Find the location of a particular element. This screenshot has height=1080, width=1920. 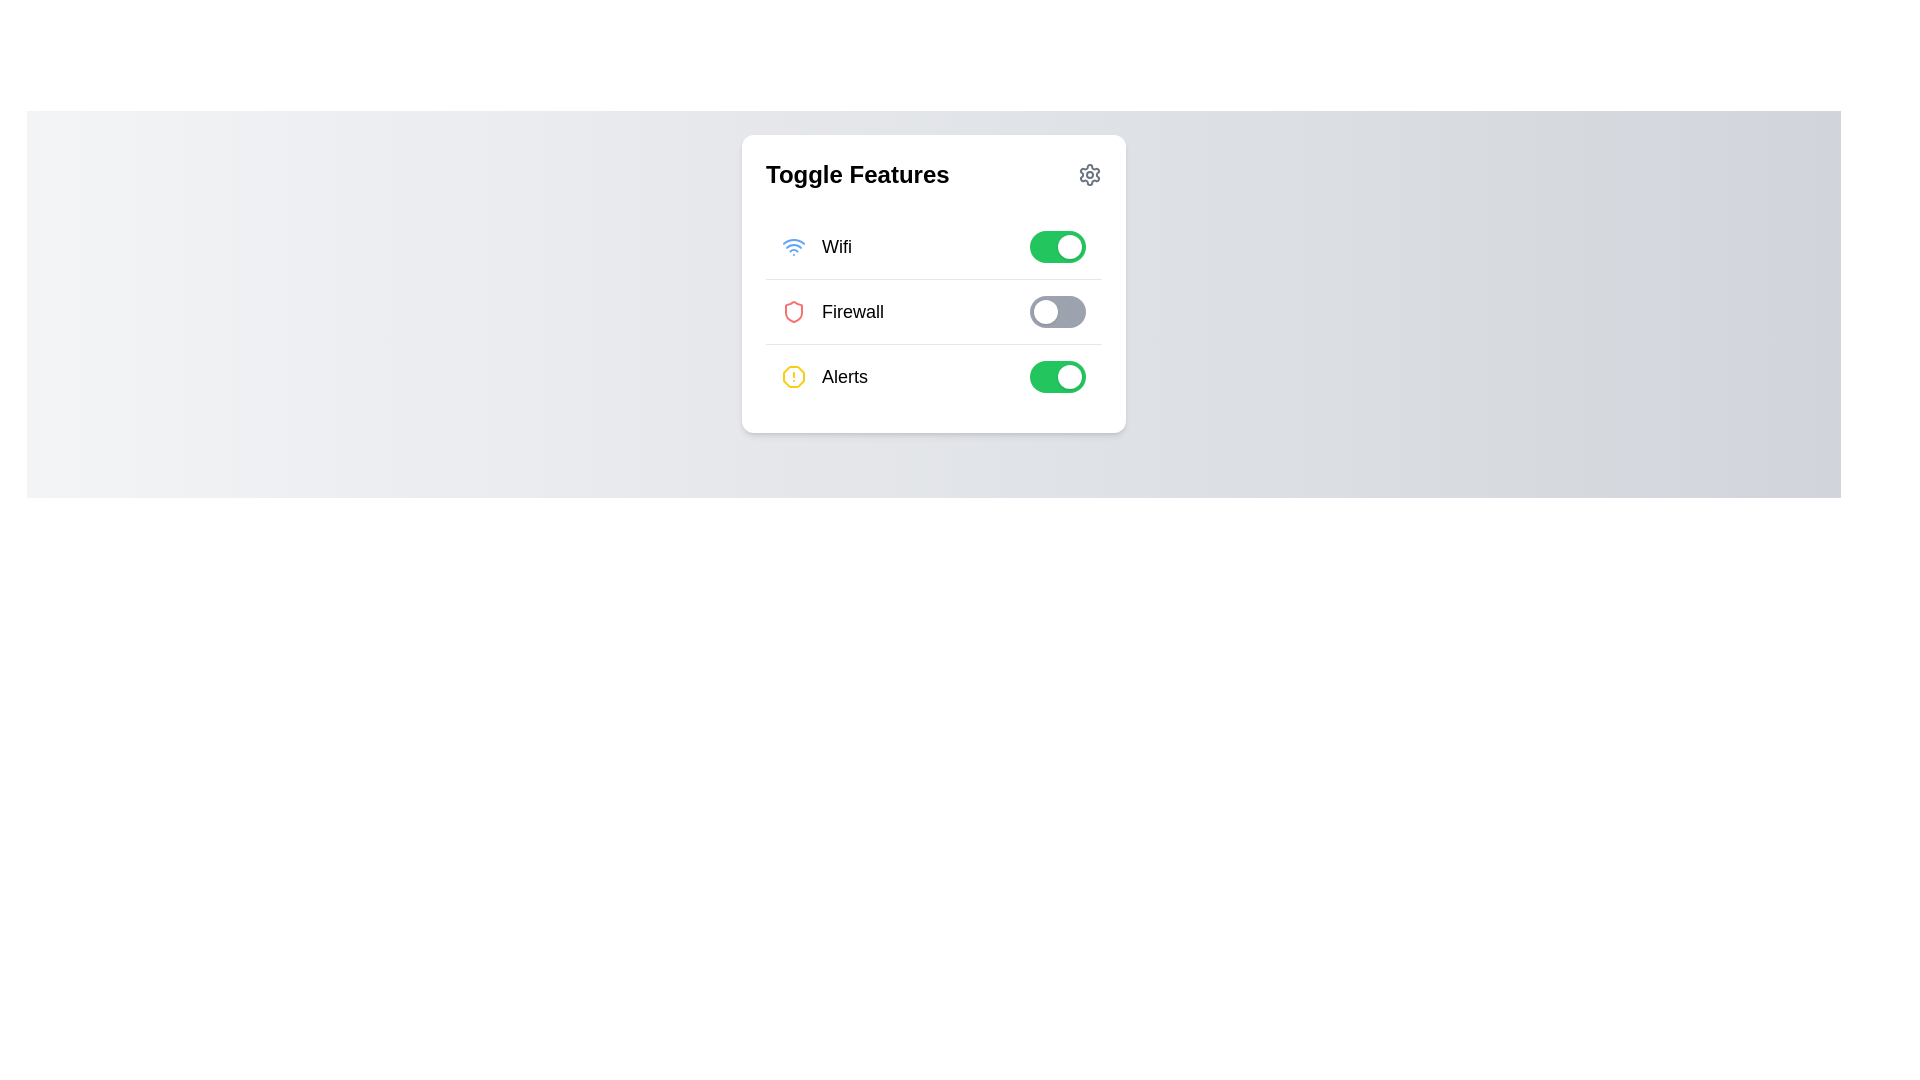

the 'Firewall' label, which is the second label in a vertical list of features within a white feature configuration panel, positioned between 'Wifi' and 'Alerts' is located at coordinates (853, 312).